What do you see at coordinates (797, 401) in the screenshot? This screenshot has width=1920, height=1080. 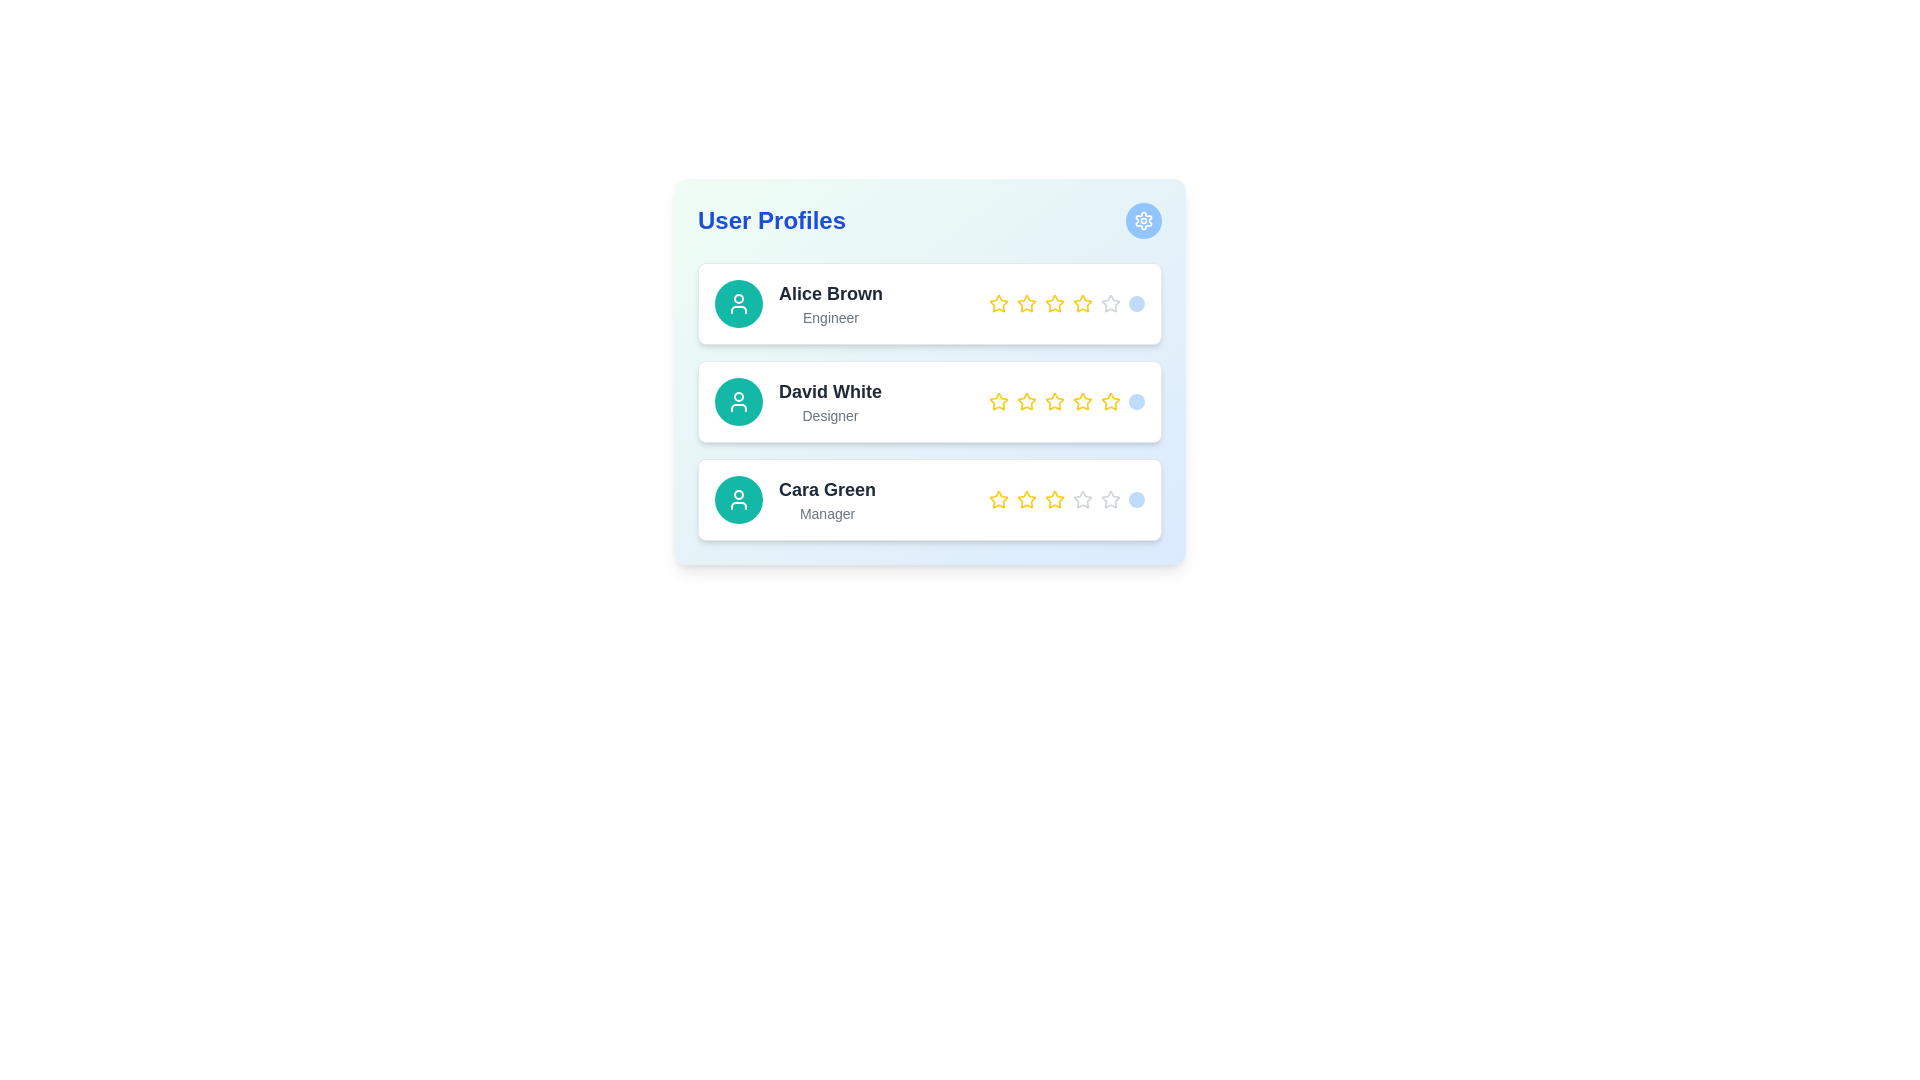 I see `the second profile item in the user profiles list, which displays 'David White' as the name and 'Designer' as the role` at bounding box center [797, 401].